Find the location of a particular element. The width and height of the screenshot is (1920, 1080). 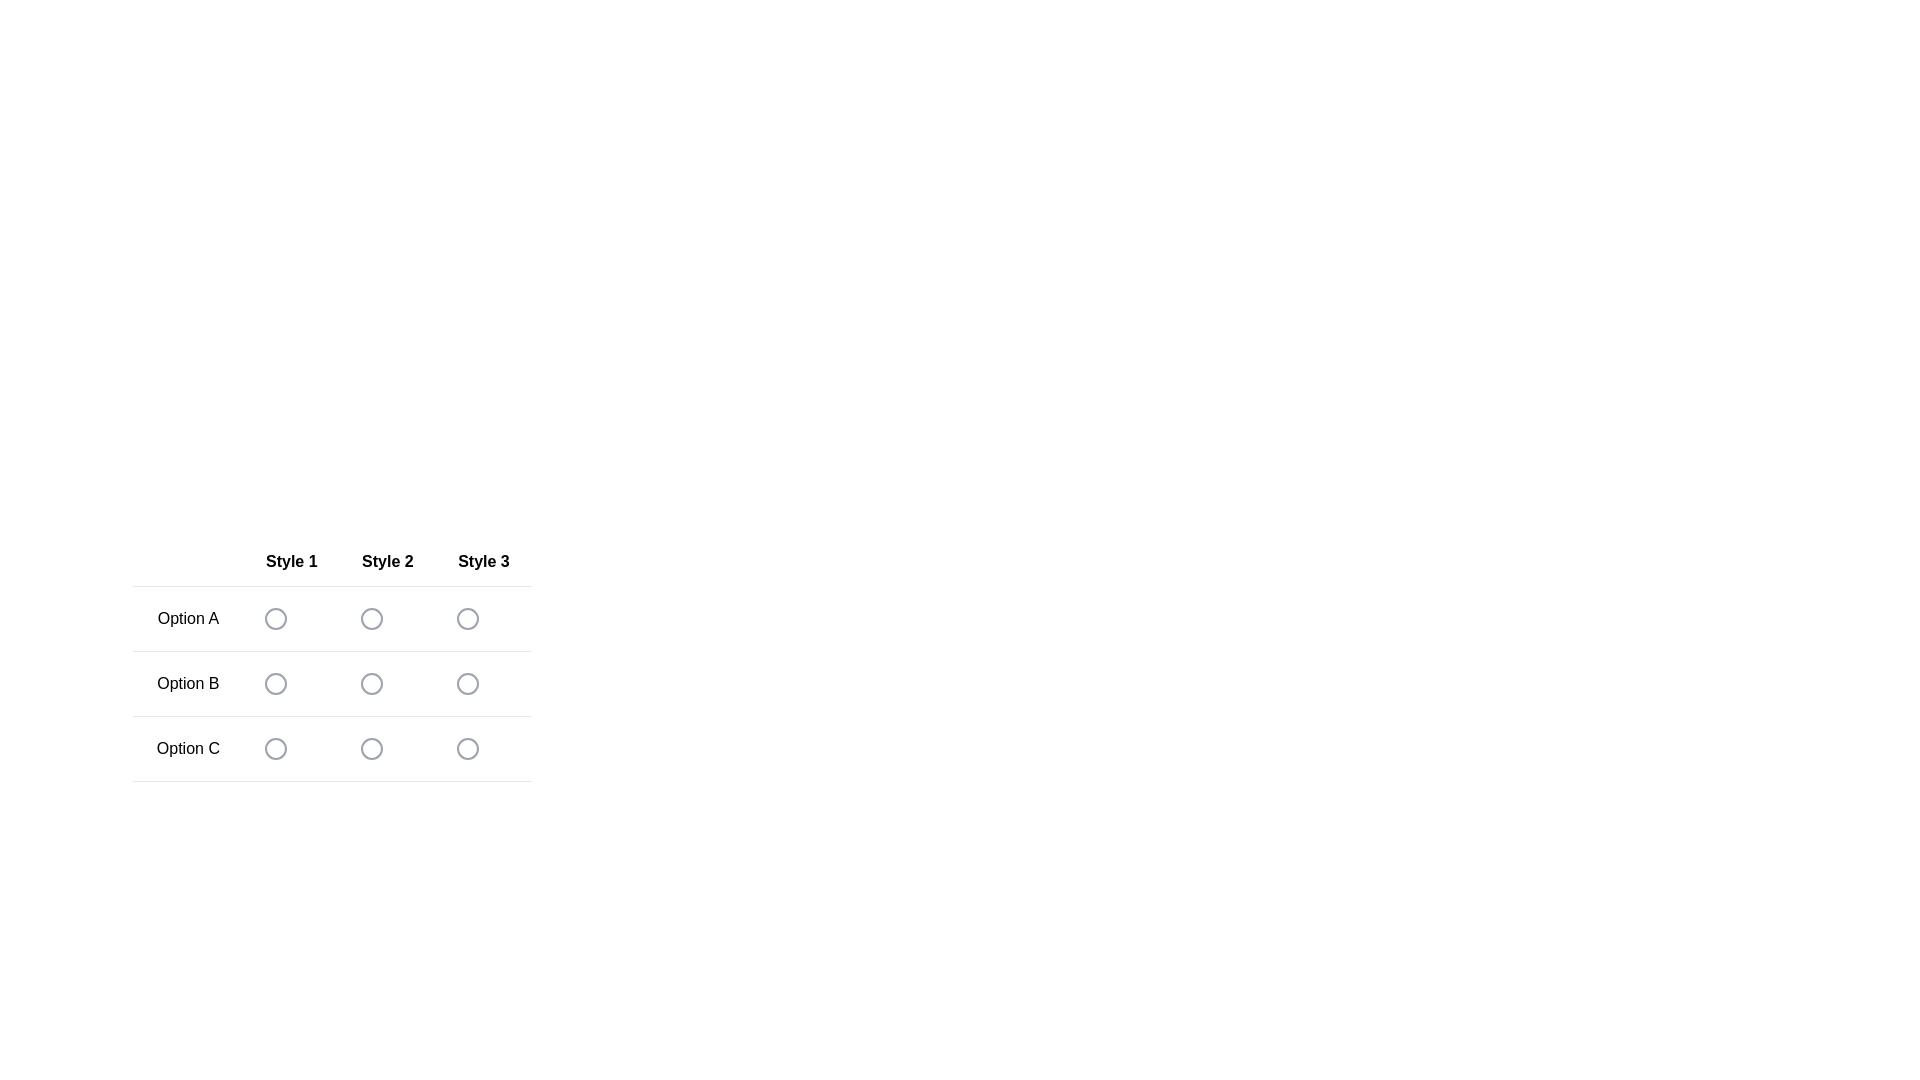

the center of the circular radio button marker under the label 'Style 3' and aligned with 'Option A' is located at coordinates (466, 617).